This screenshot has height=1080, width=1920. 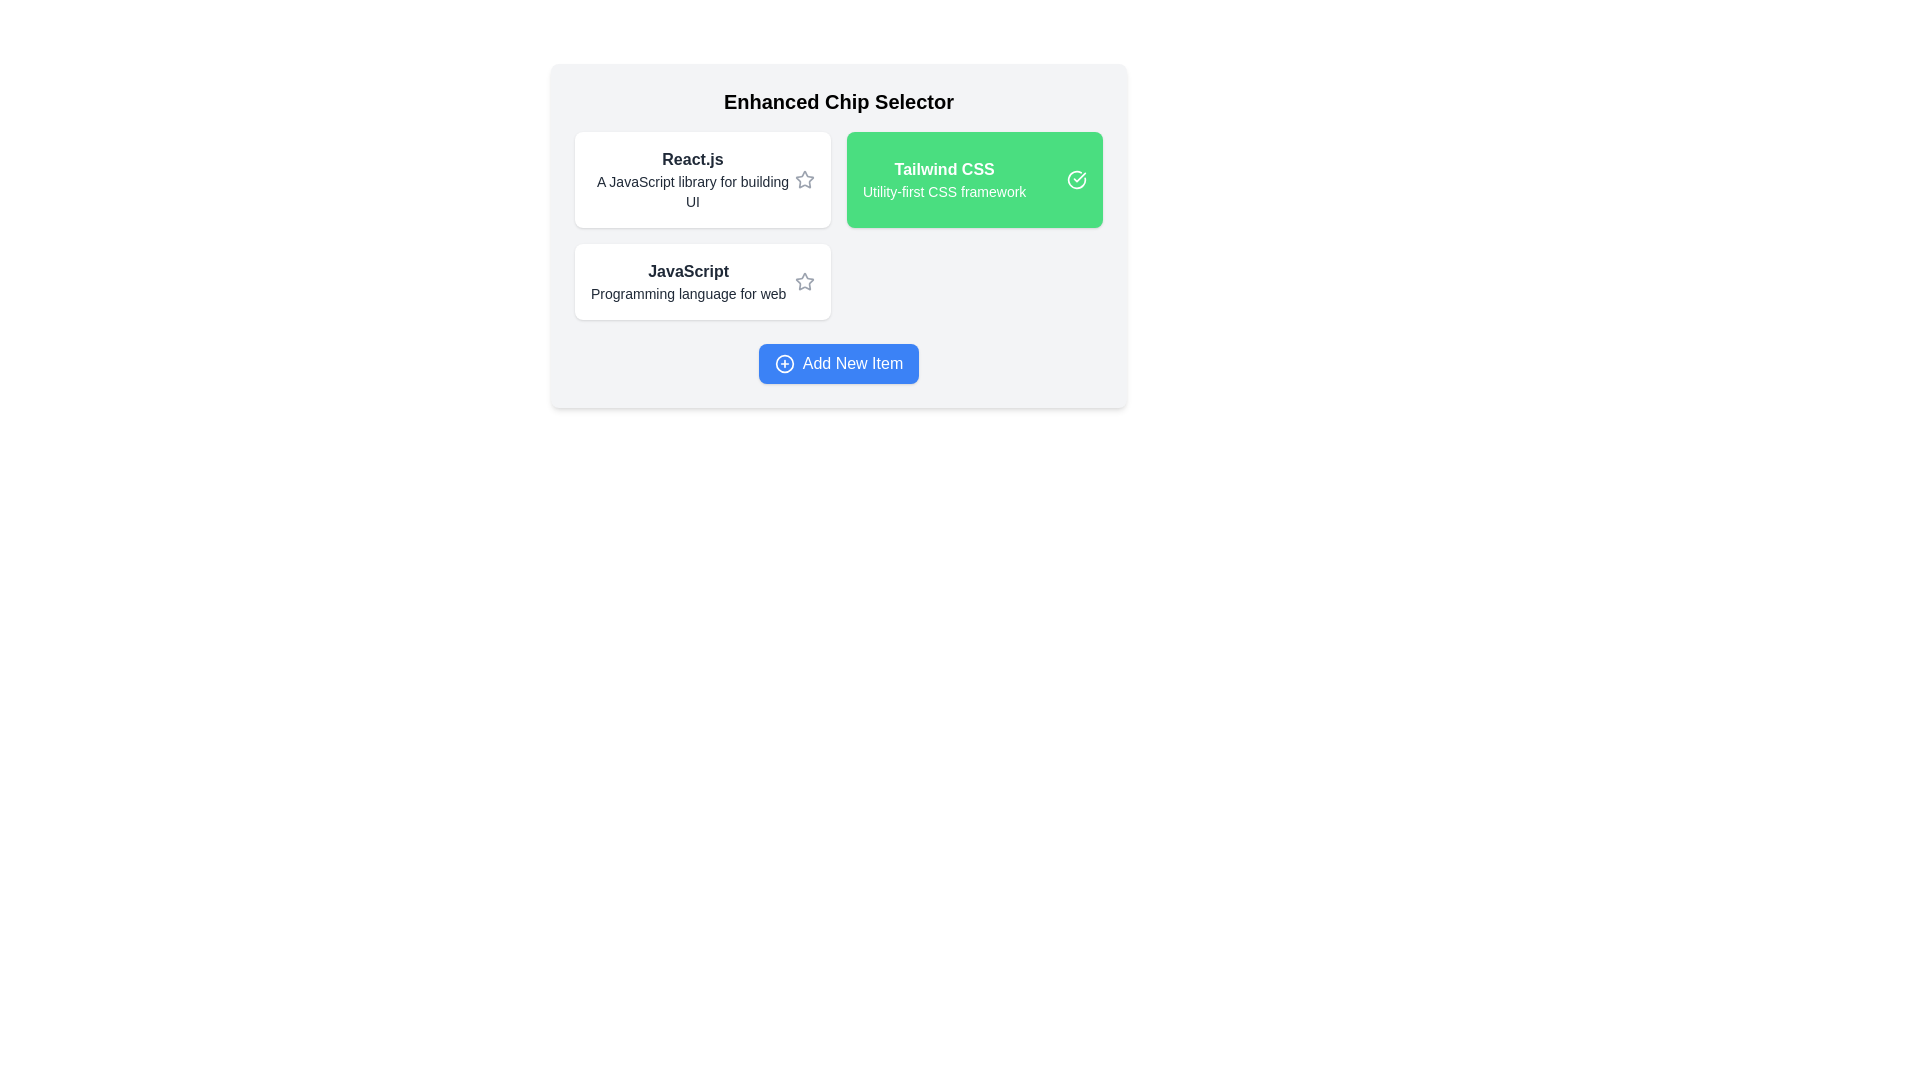 What do you see at coordinates (943, 180) in the screenshot?
I see `the Text label displaying 'Tailwind CSS' within the interactive card component, which is part of a list of options on the right side of the layout` at bounding box center [943, 180].